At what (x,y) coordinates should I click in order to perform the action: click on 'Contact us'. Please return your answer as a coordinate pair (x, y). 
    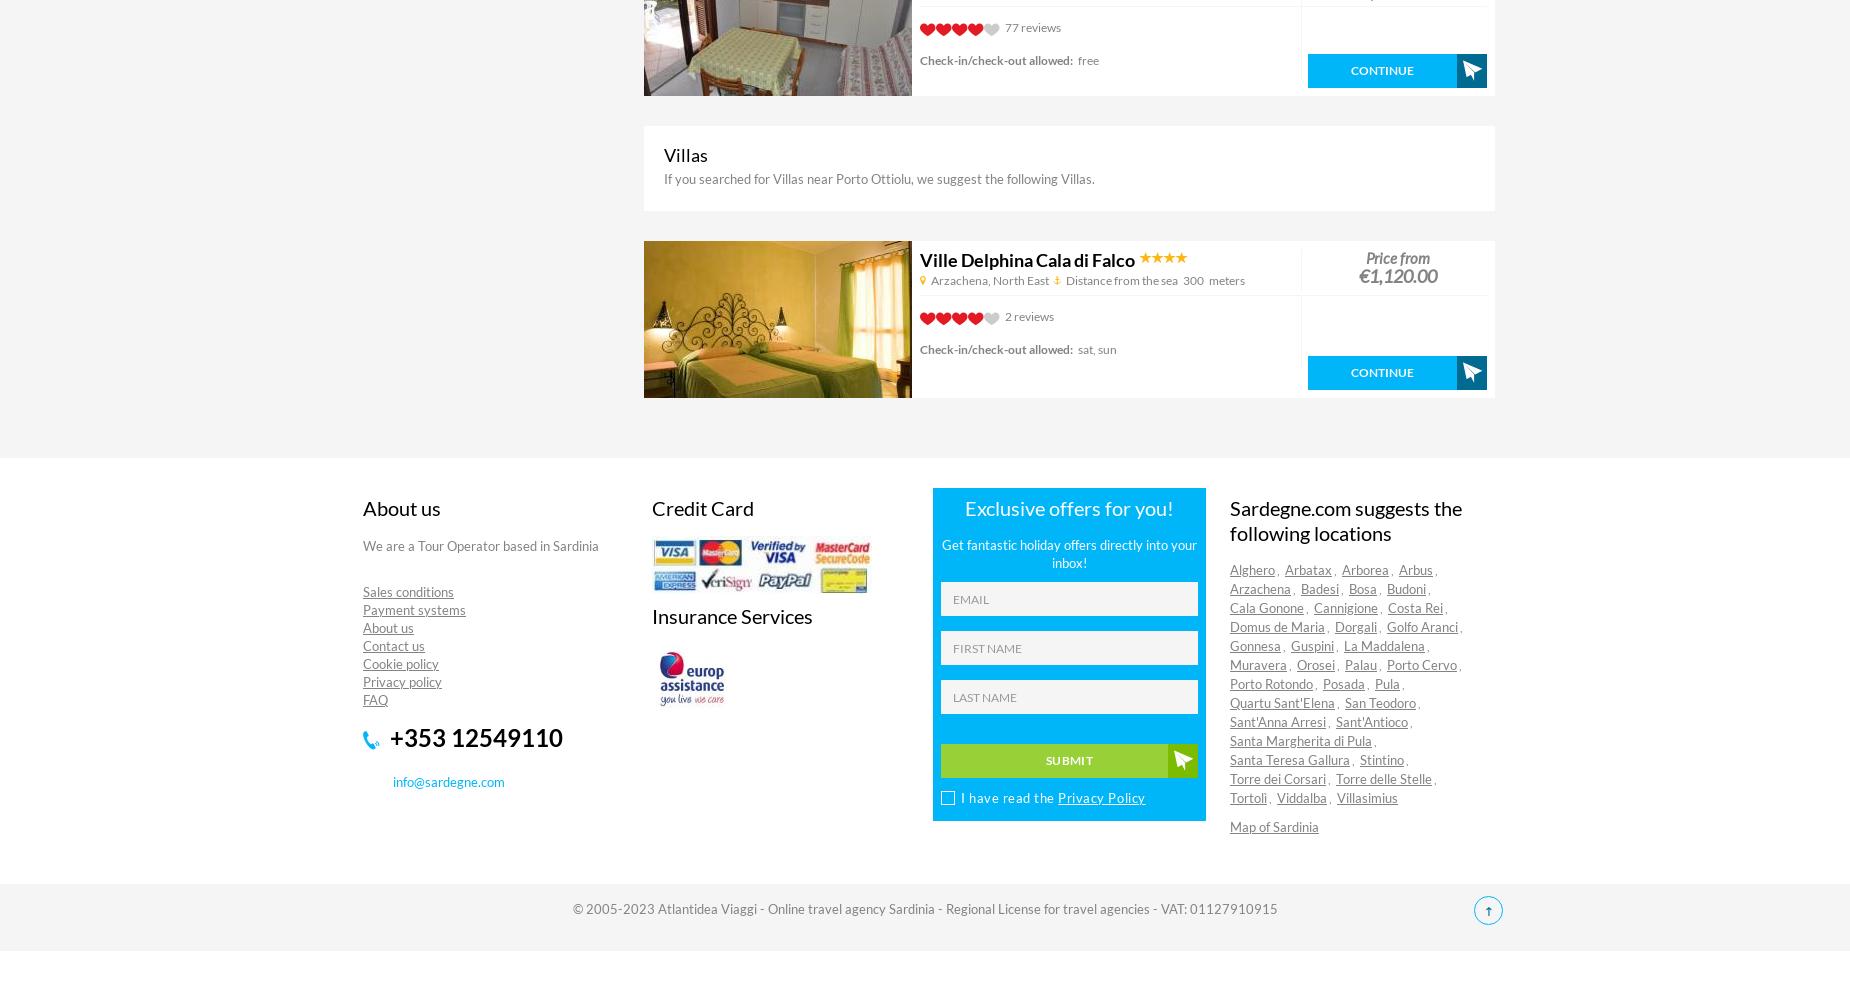
    Looking at the image, I should click on (393, 645).